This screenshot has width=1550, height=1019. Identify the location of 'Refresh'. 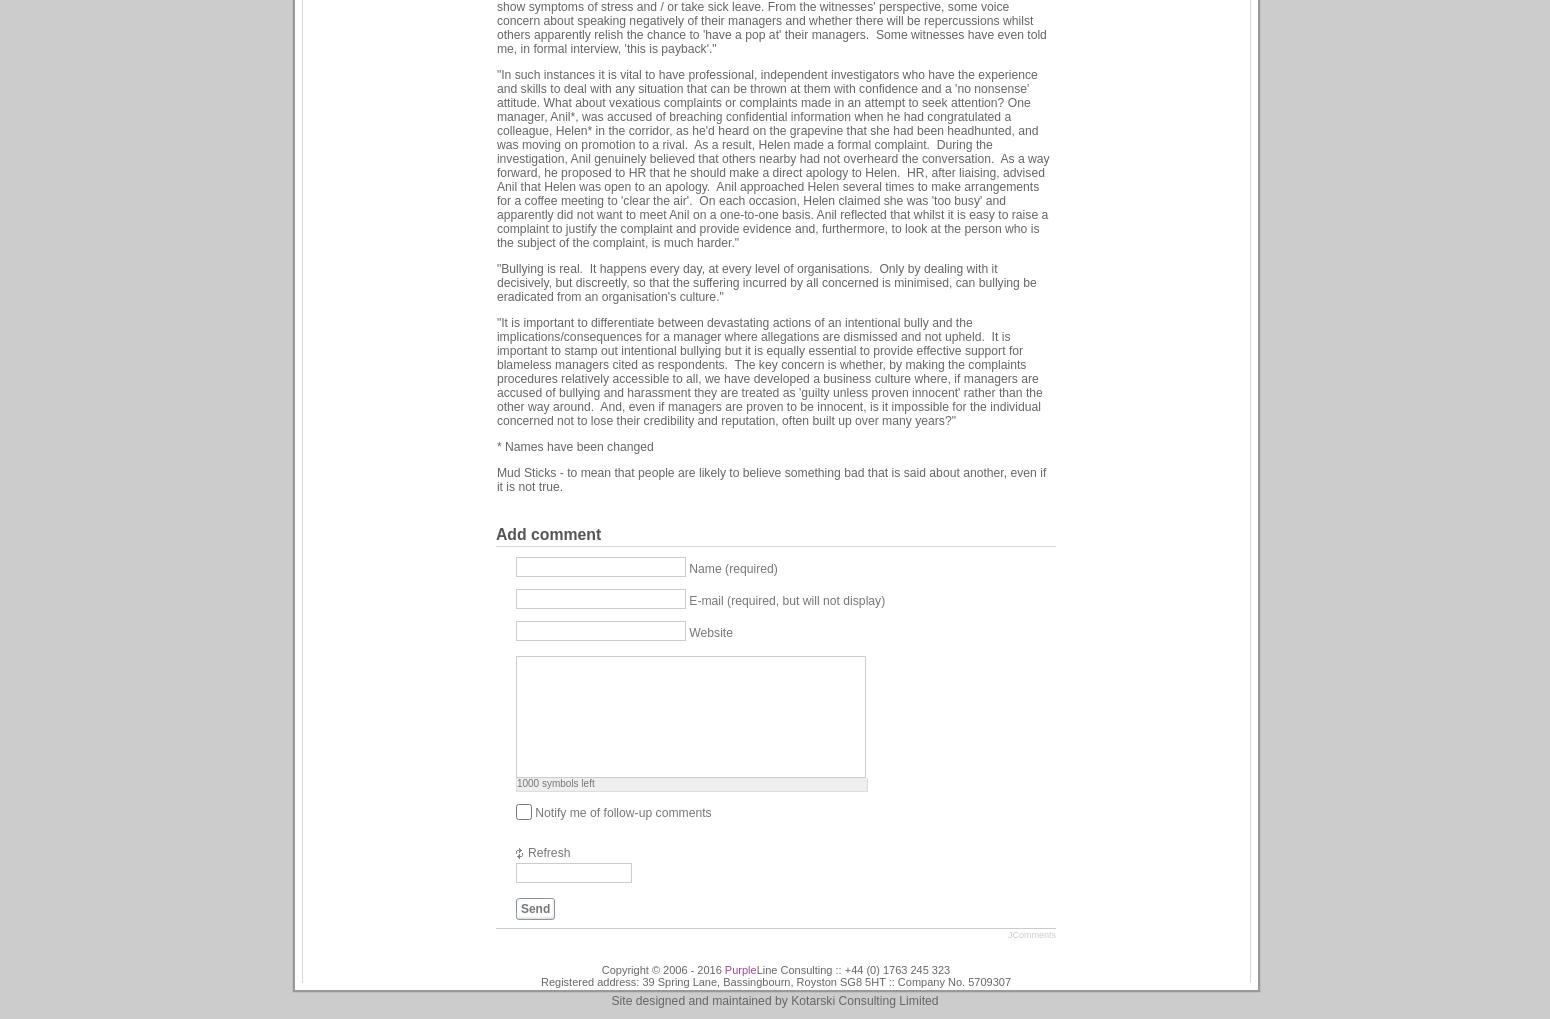
(548, 852).